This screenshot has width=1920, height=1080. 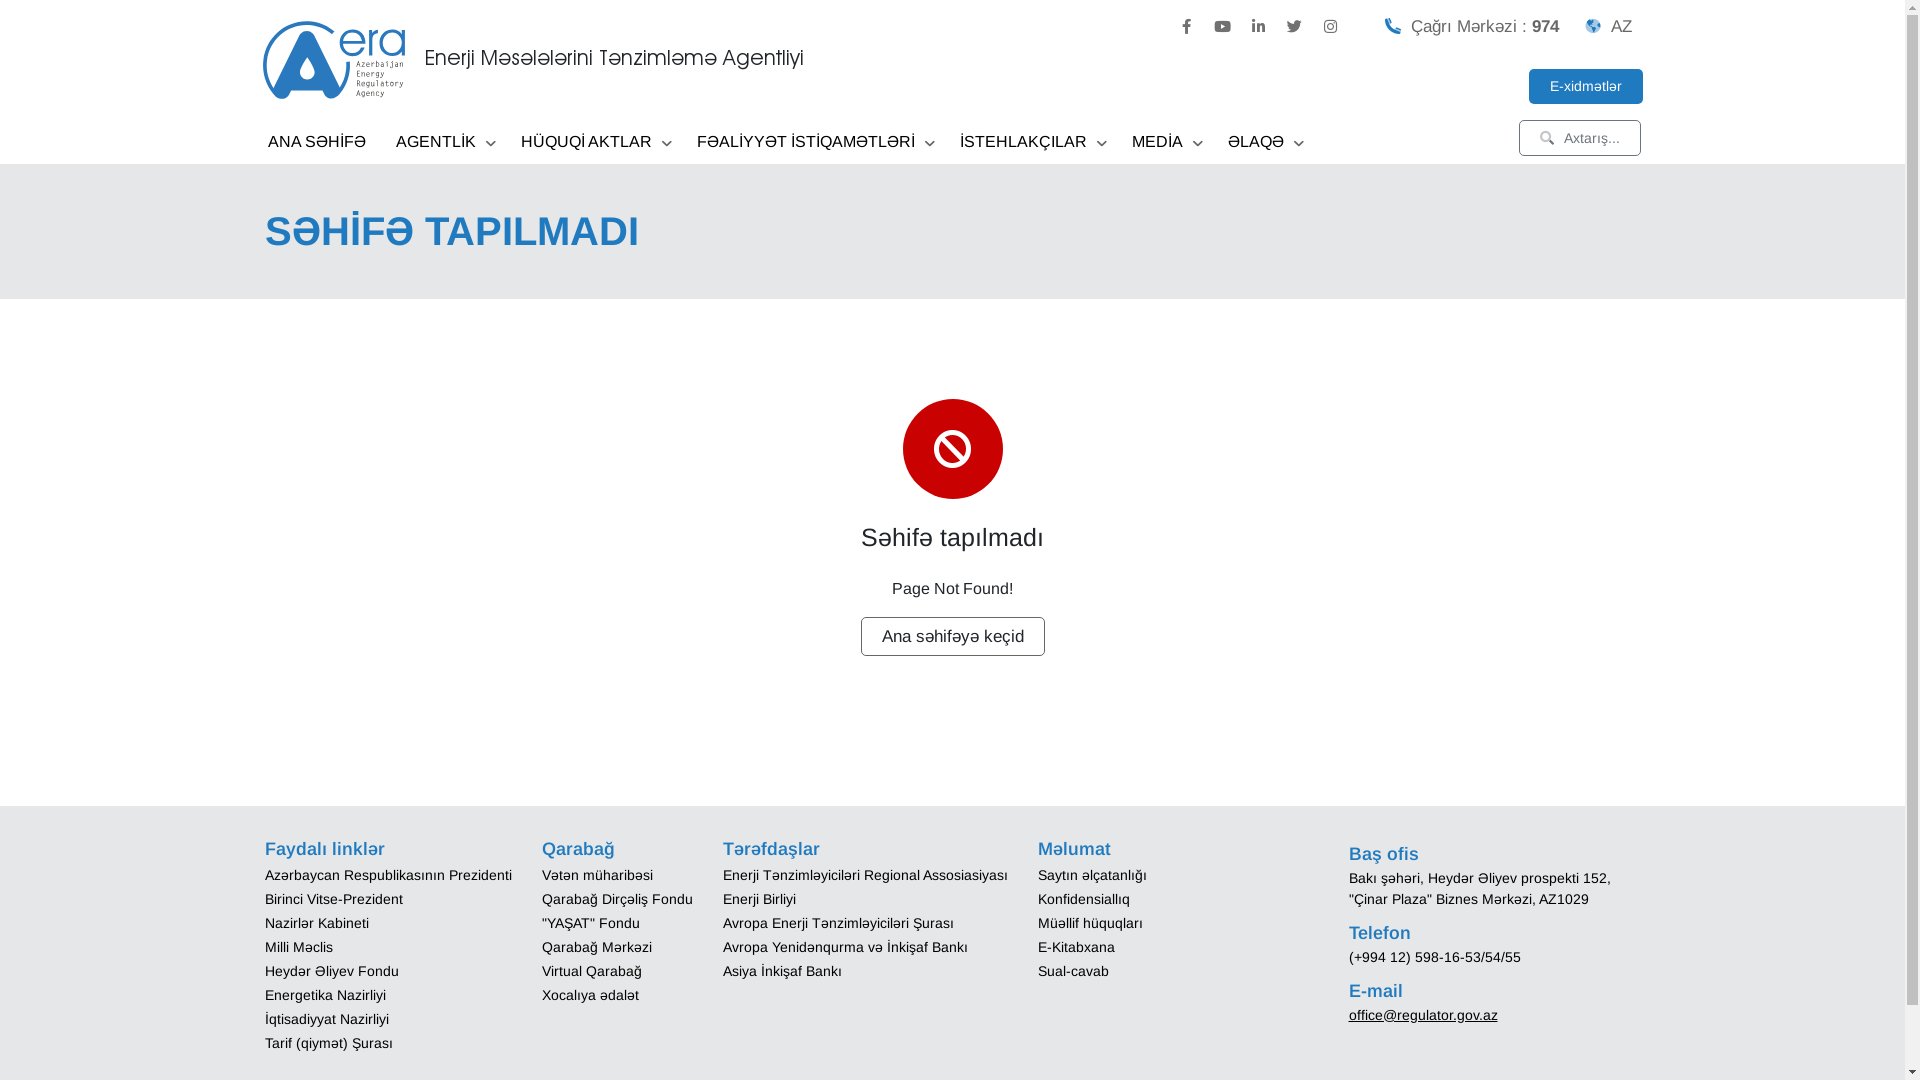 What do you see at coordinates (757, 897) in the screenshot?
I see `'Enerji Birliyi'` at bounding box center [757, 897].